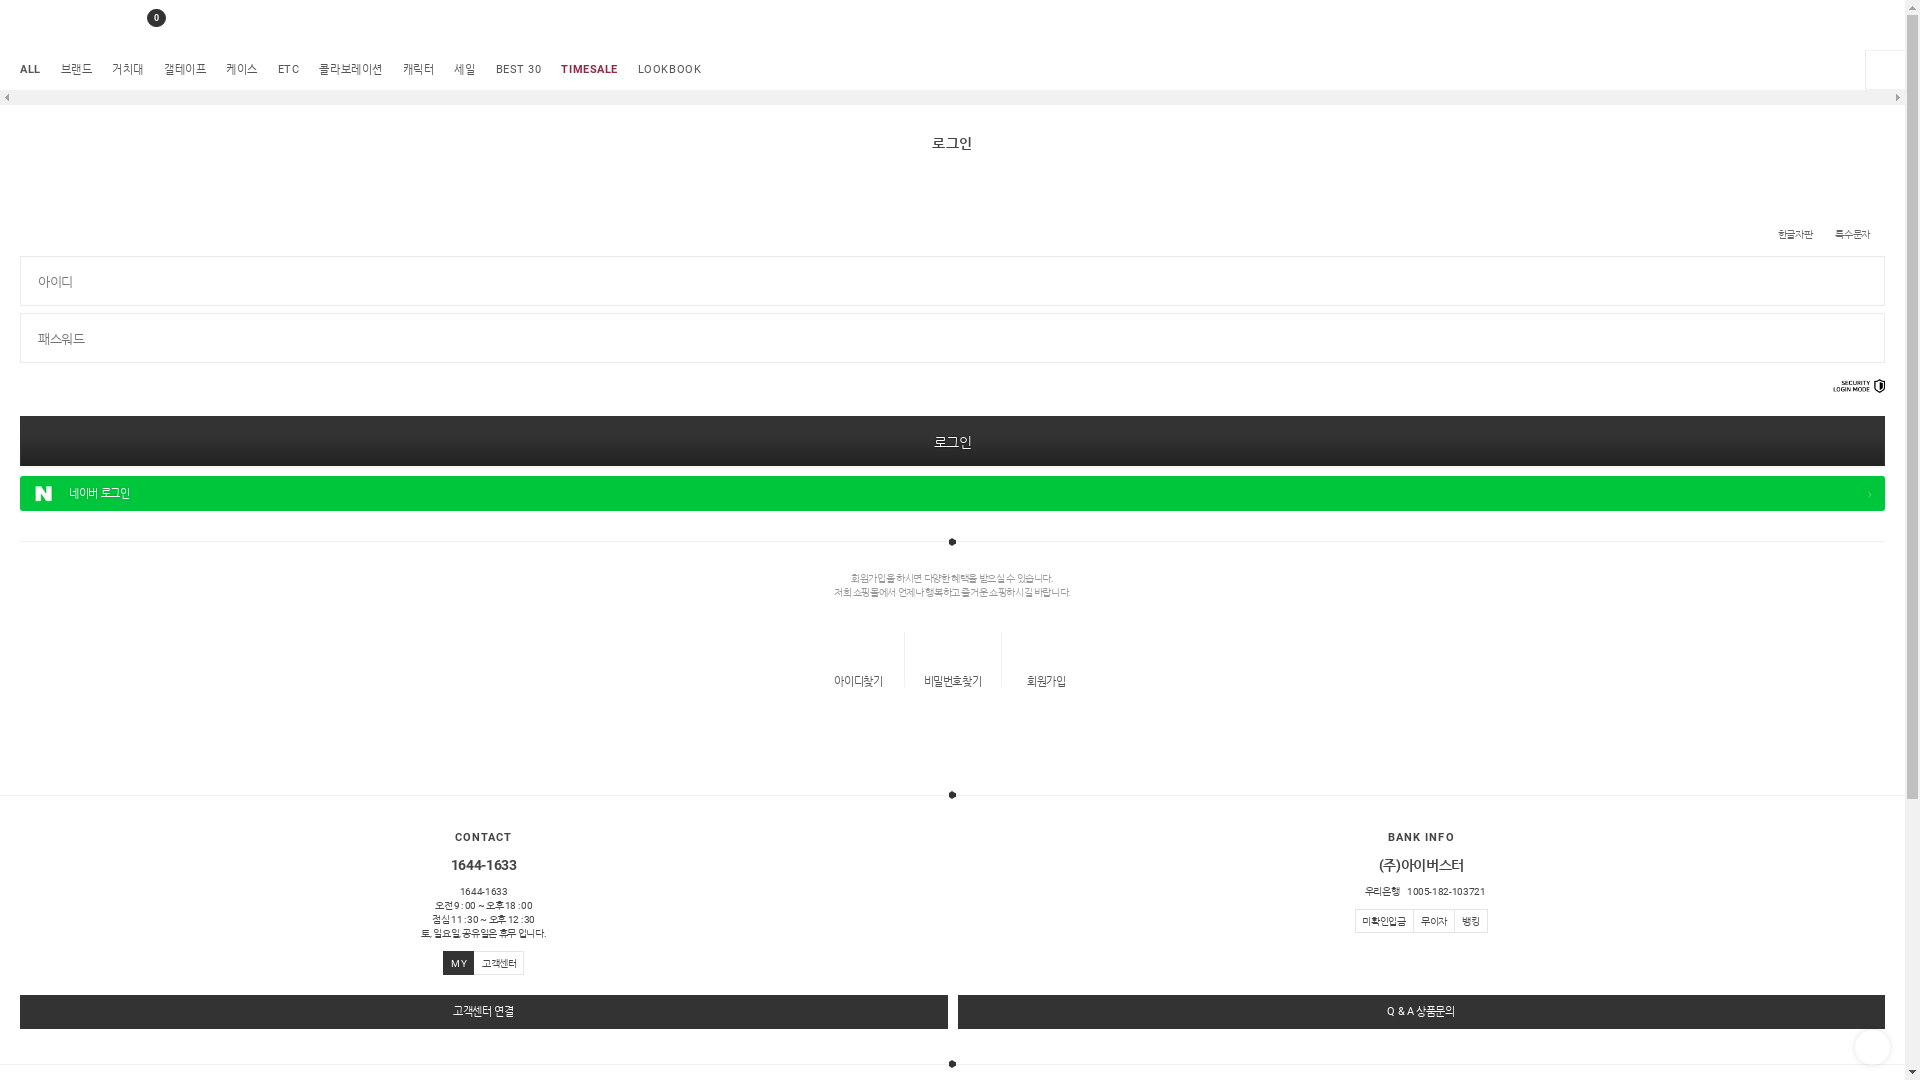 The width and height of the screenshot is (1920, 1080). I want to click on 'ALL', so click(30, 68).